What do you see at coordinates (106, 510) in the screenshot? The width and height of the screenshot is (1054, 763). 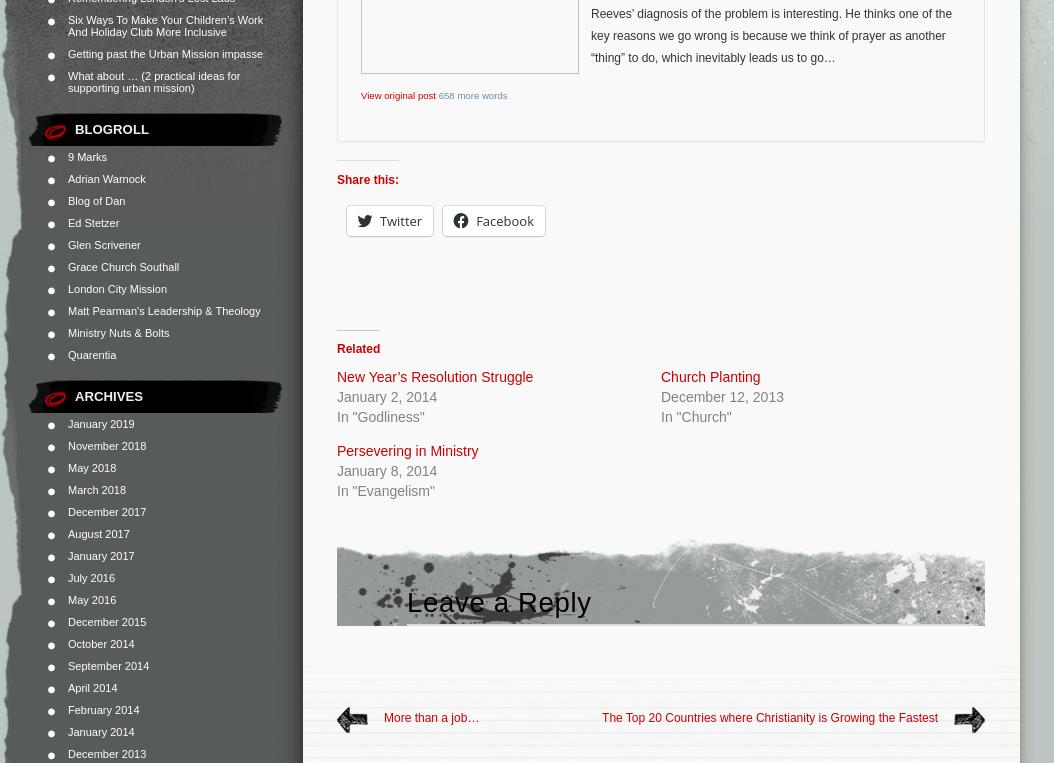 I see `'December 2017'` at bounding box center [106, 510].